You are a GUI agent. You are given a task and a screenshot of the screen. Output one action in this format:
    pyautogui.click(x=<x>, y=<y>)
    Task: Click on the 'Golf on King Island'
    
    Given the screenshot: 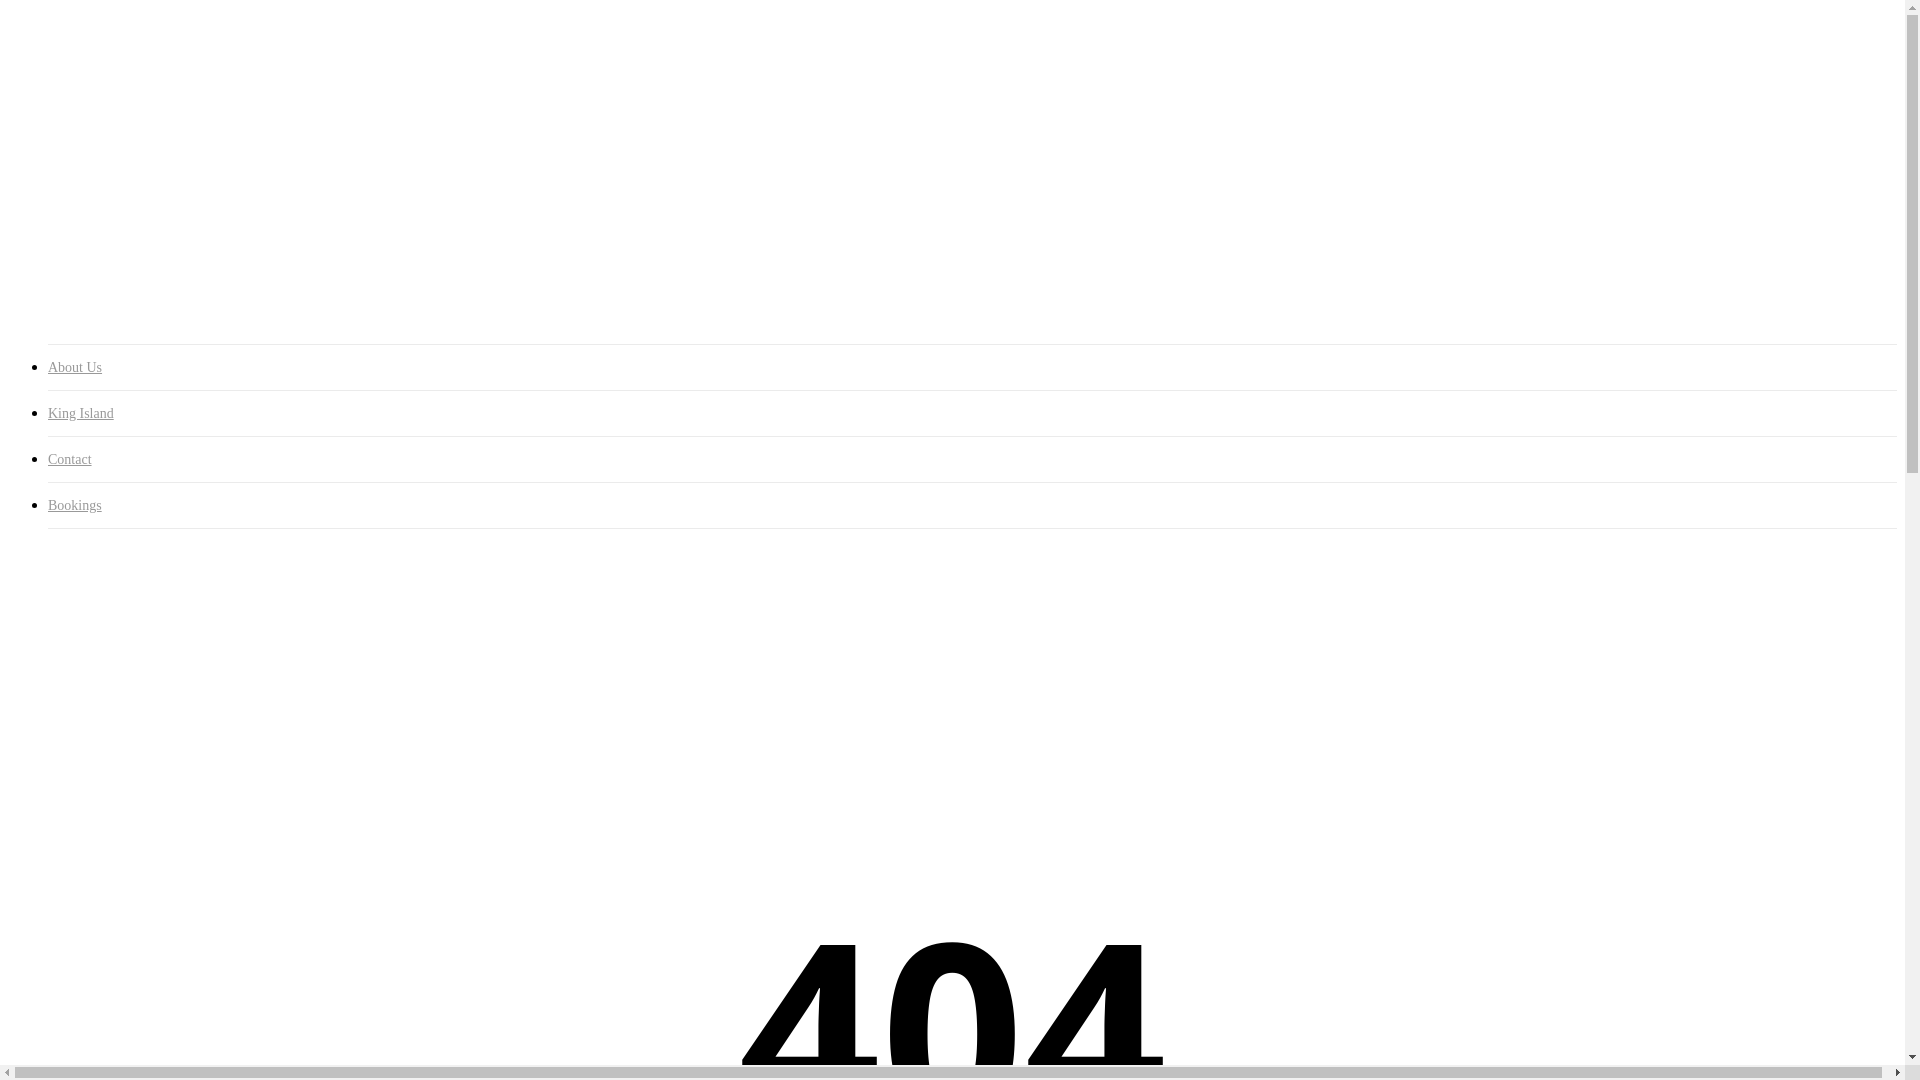 What is the action you would take?
    pyautogui.click(x=151, y=248)
    